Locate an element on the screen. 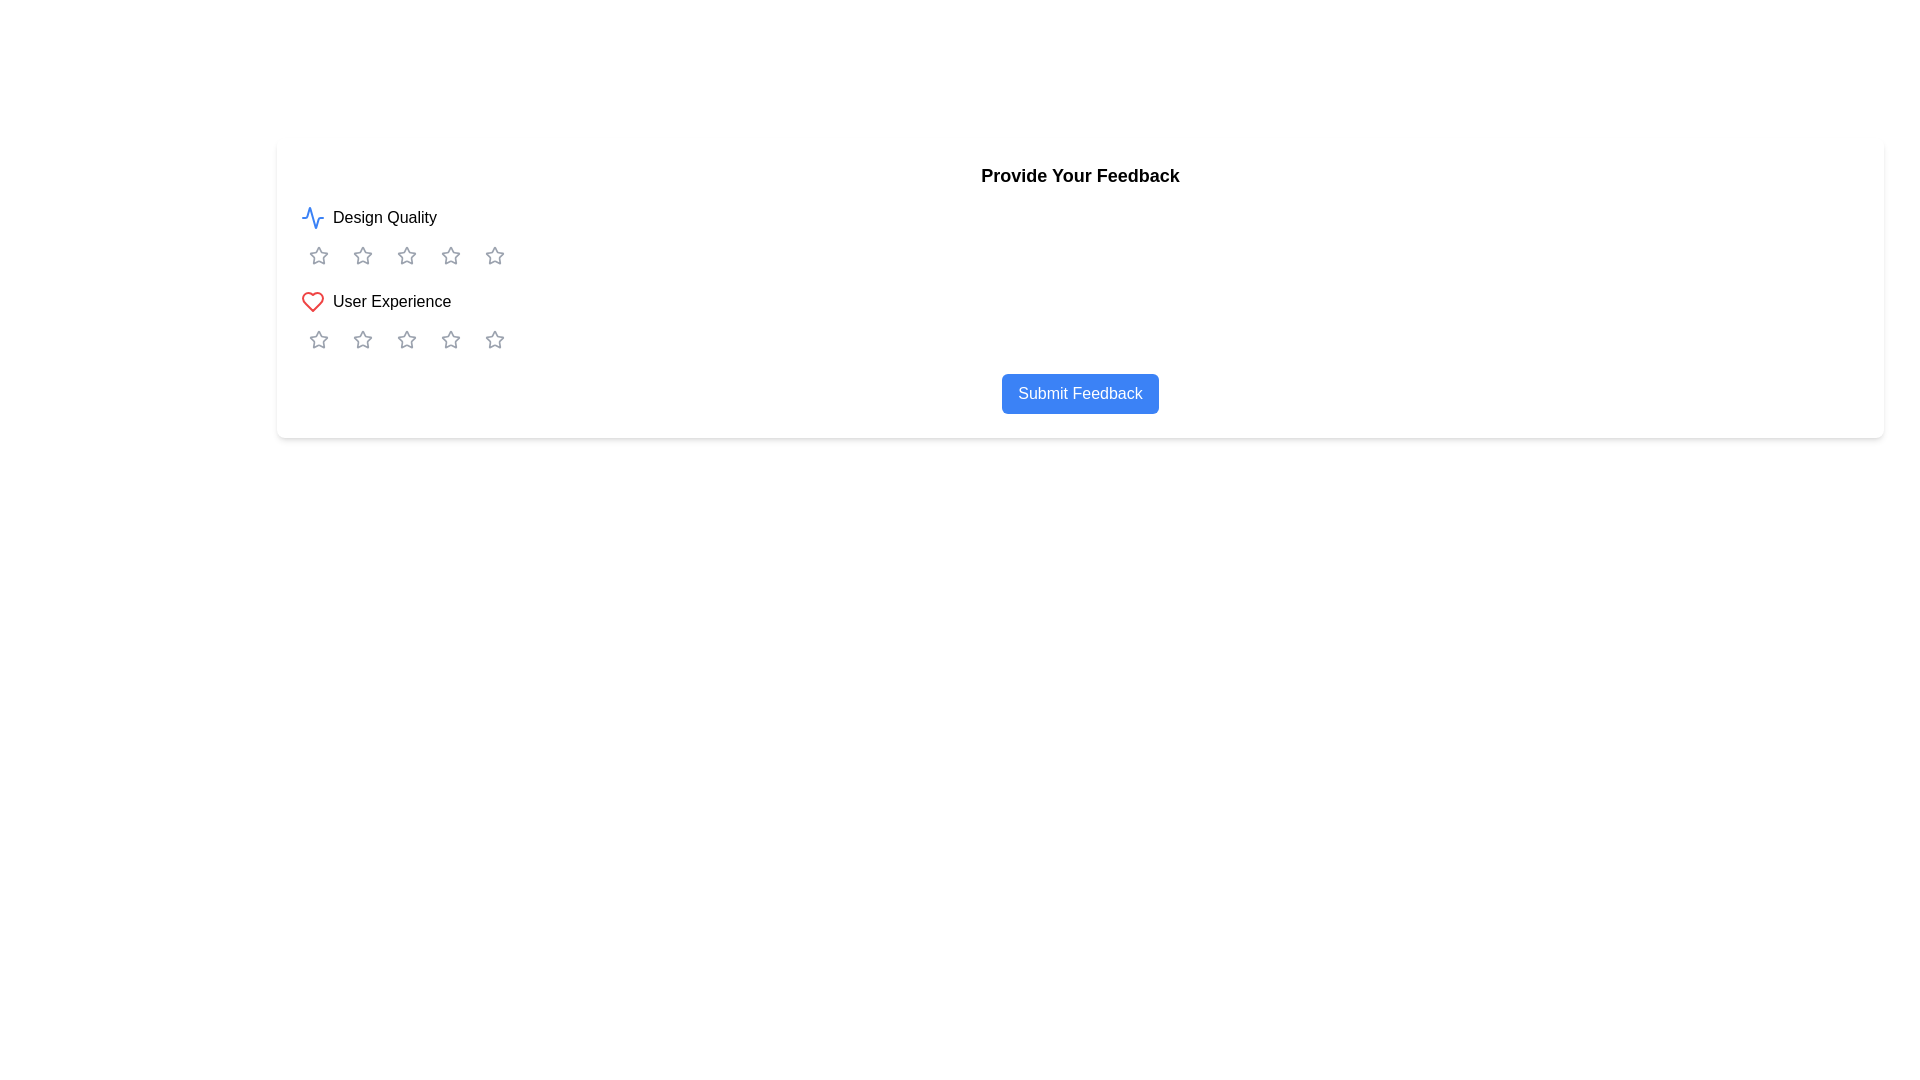 This screenshot has width=1920, height=1080. the heart icon representing the rating or favorite functionality is located at coordinates (311, 301).